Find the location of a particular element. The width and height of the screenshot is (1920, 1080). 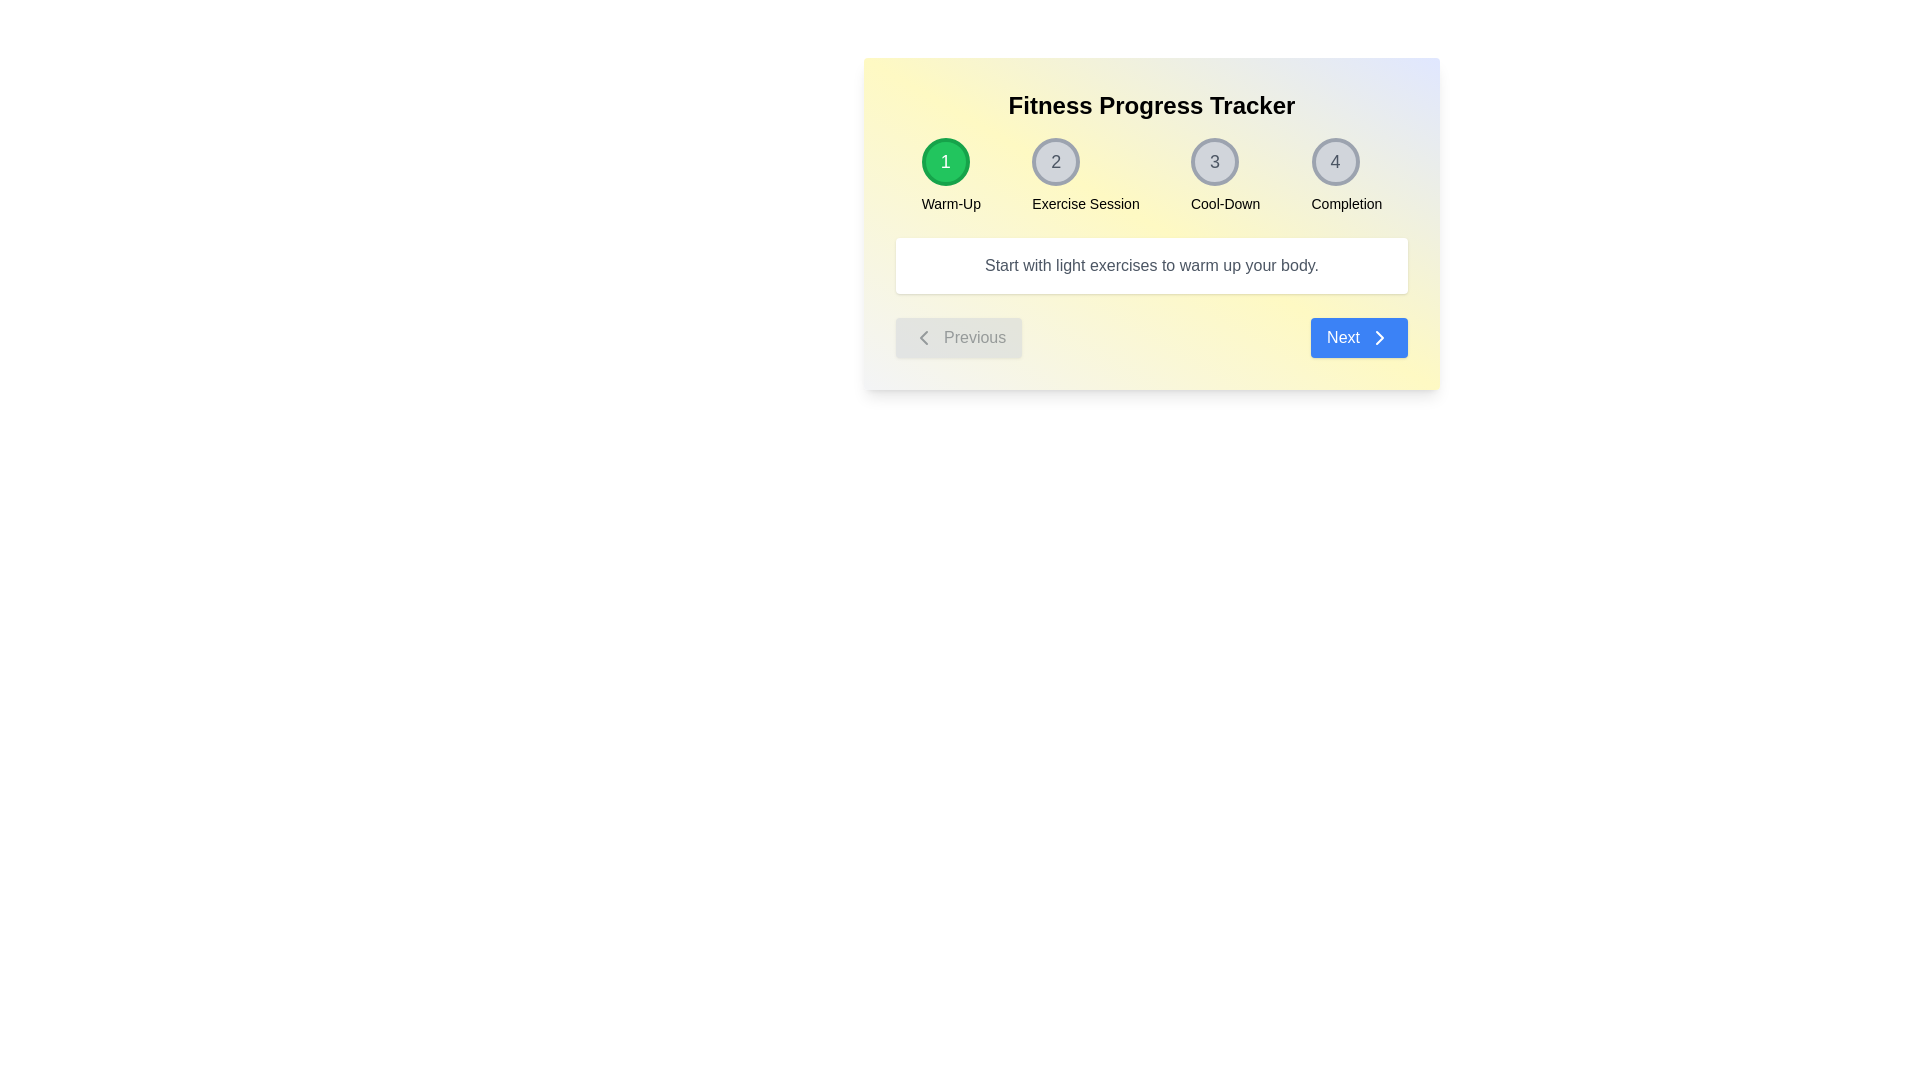

the static text label displaying 'Completion', which is positioned centrally below the circle labeled '4', indicating the final step of the sequence is located at coordinates (1346, 204).